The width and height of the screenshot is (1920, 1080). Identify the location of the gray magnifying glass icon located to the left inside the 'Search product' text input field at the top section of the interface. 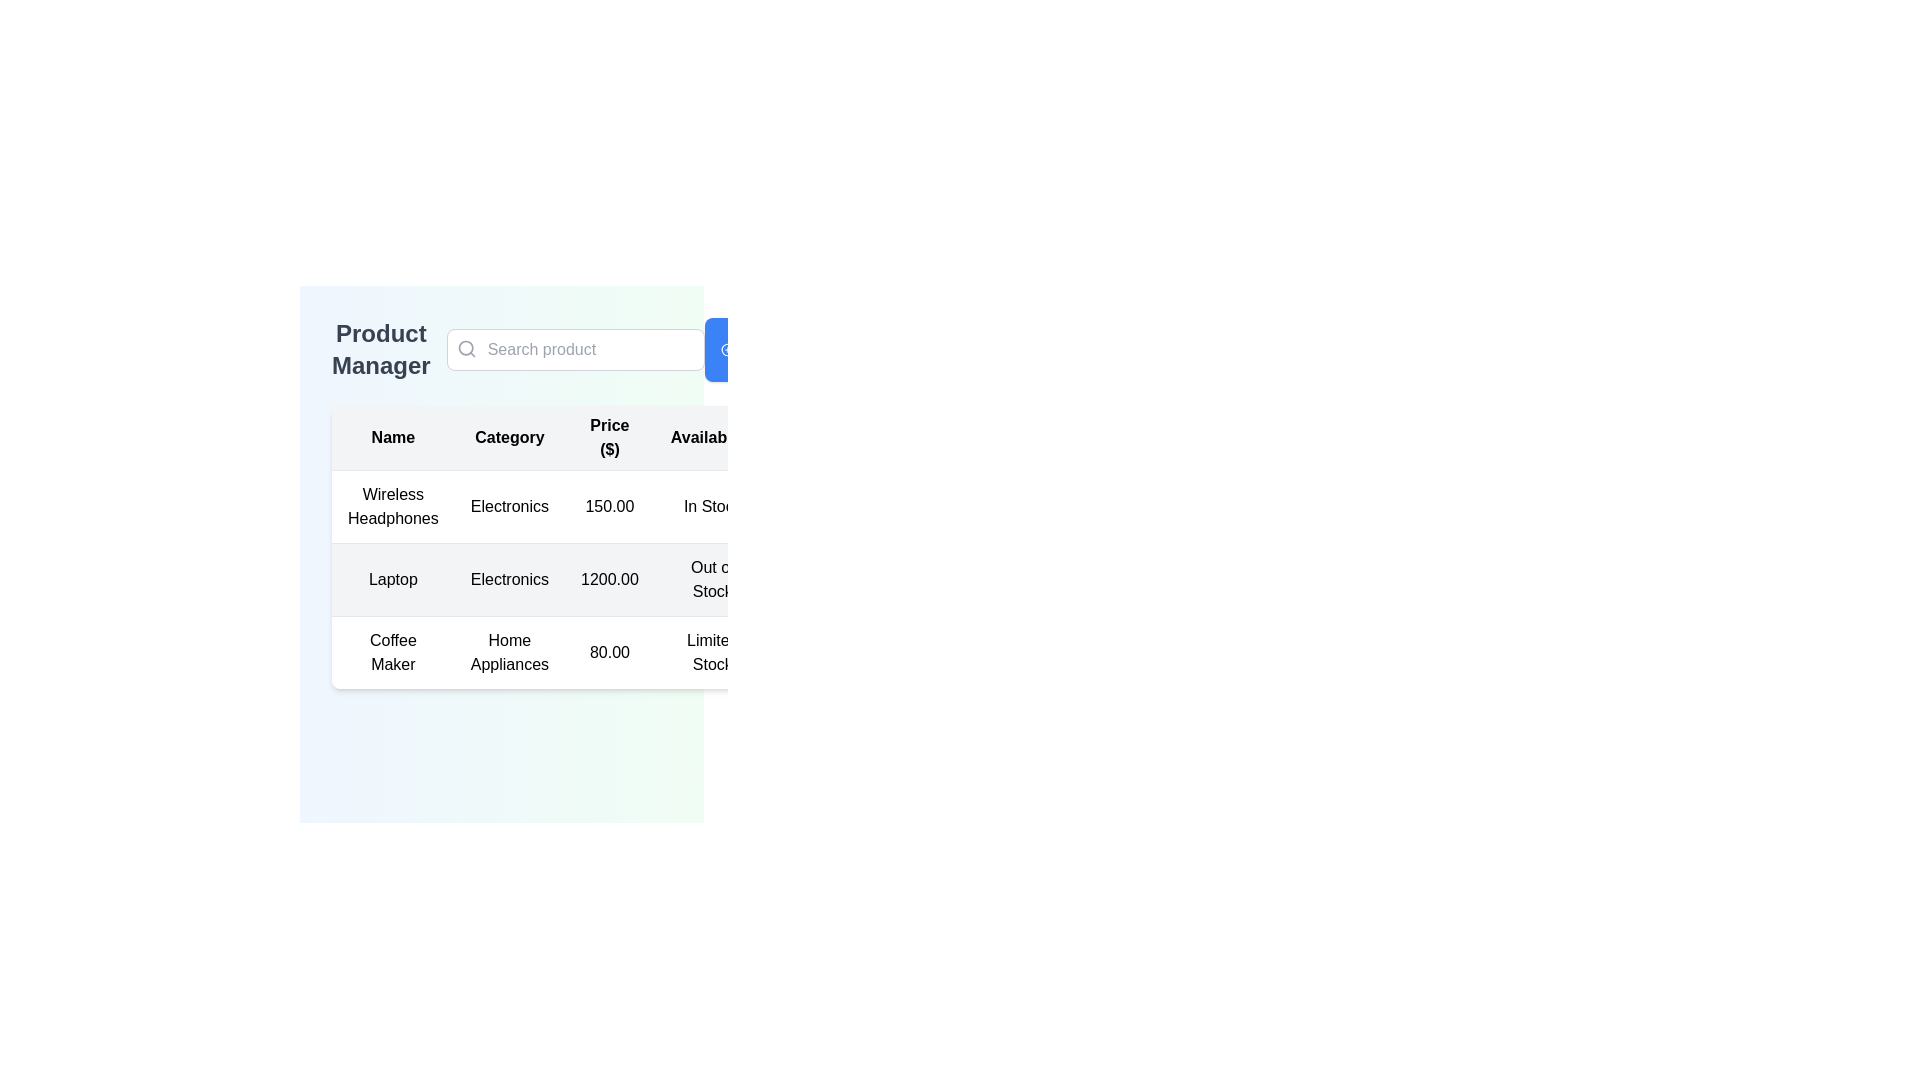
(465, 347).